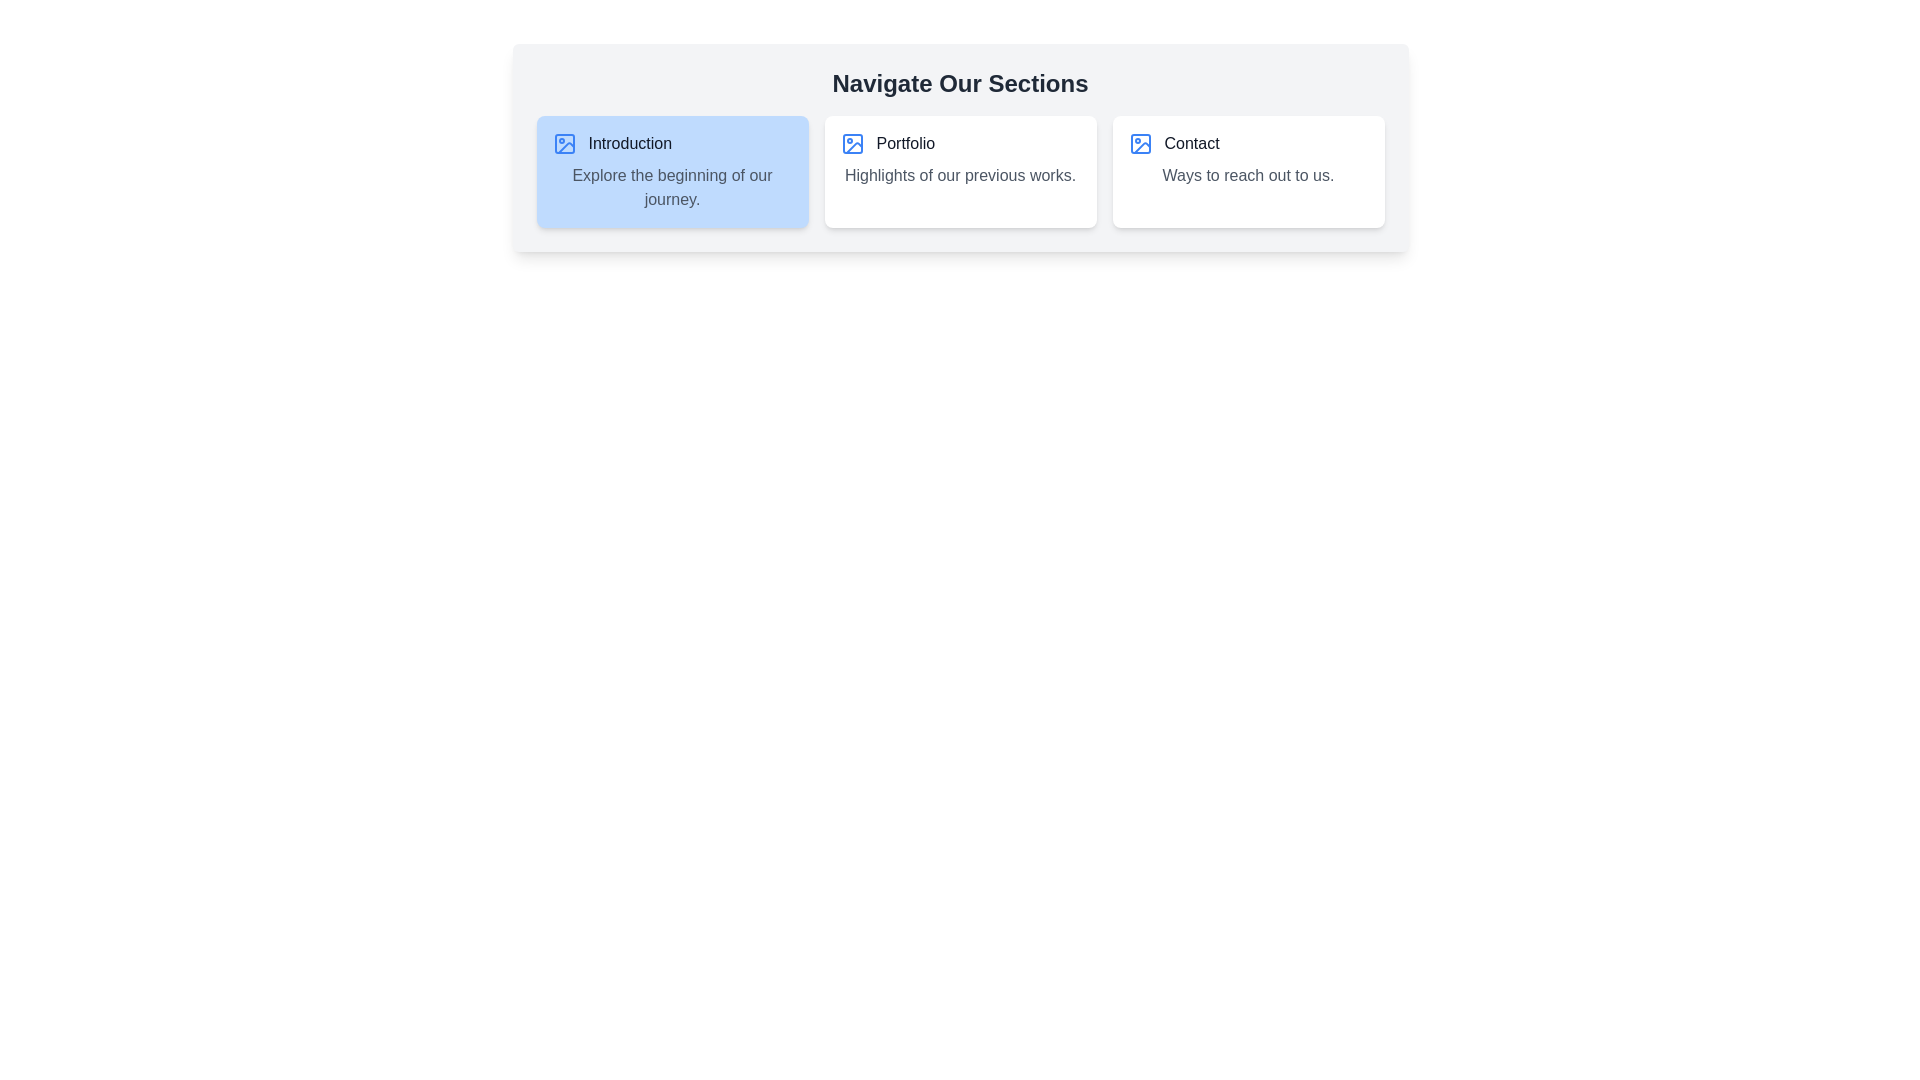 The image size is (1920, 1080). I want to click on the contact information card, which is the third card in a three-column layout, positioned on the far right, adjacent to the 'Portfolio' card, under the group titled 'Navigate Our Sections.', so click(1247, 171).